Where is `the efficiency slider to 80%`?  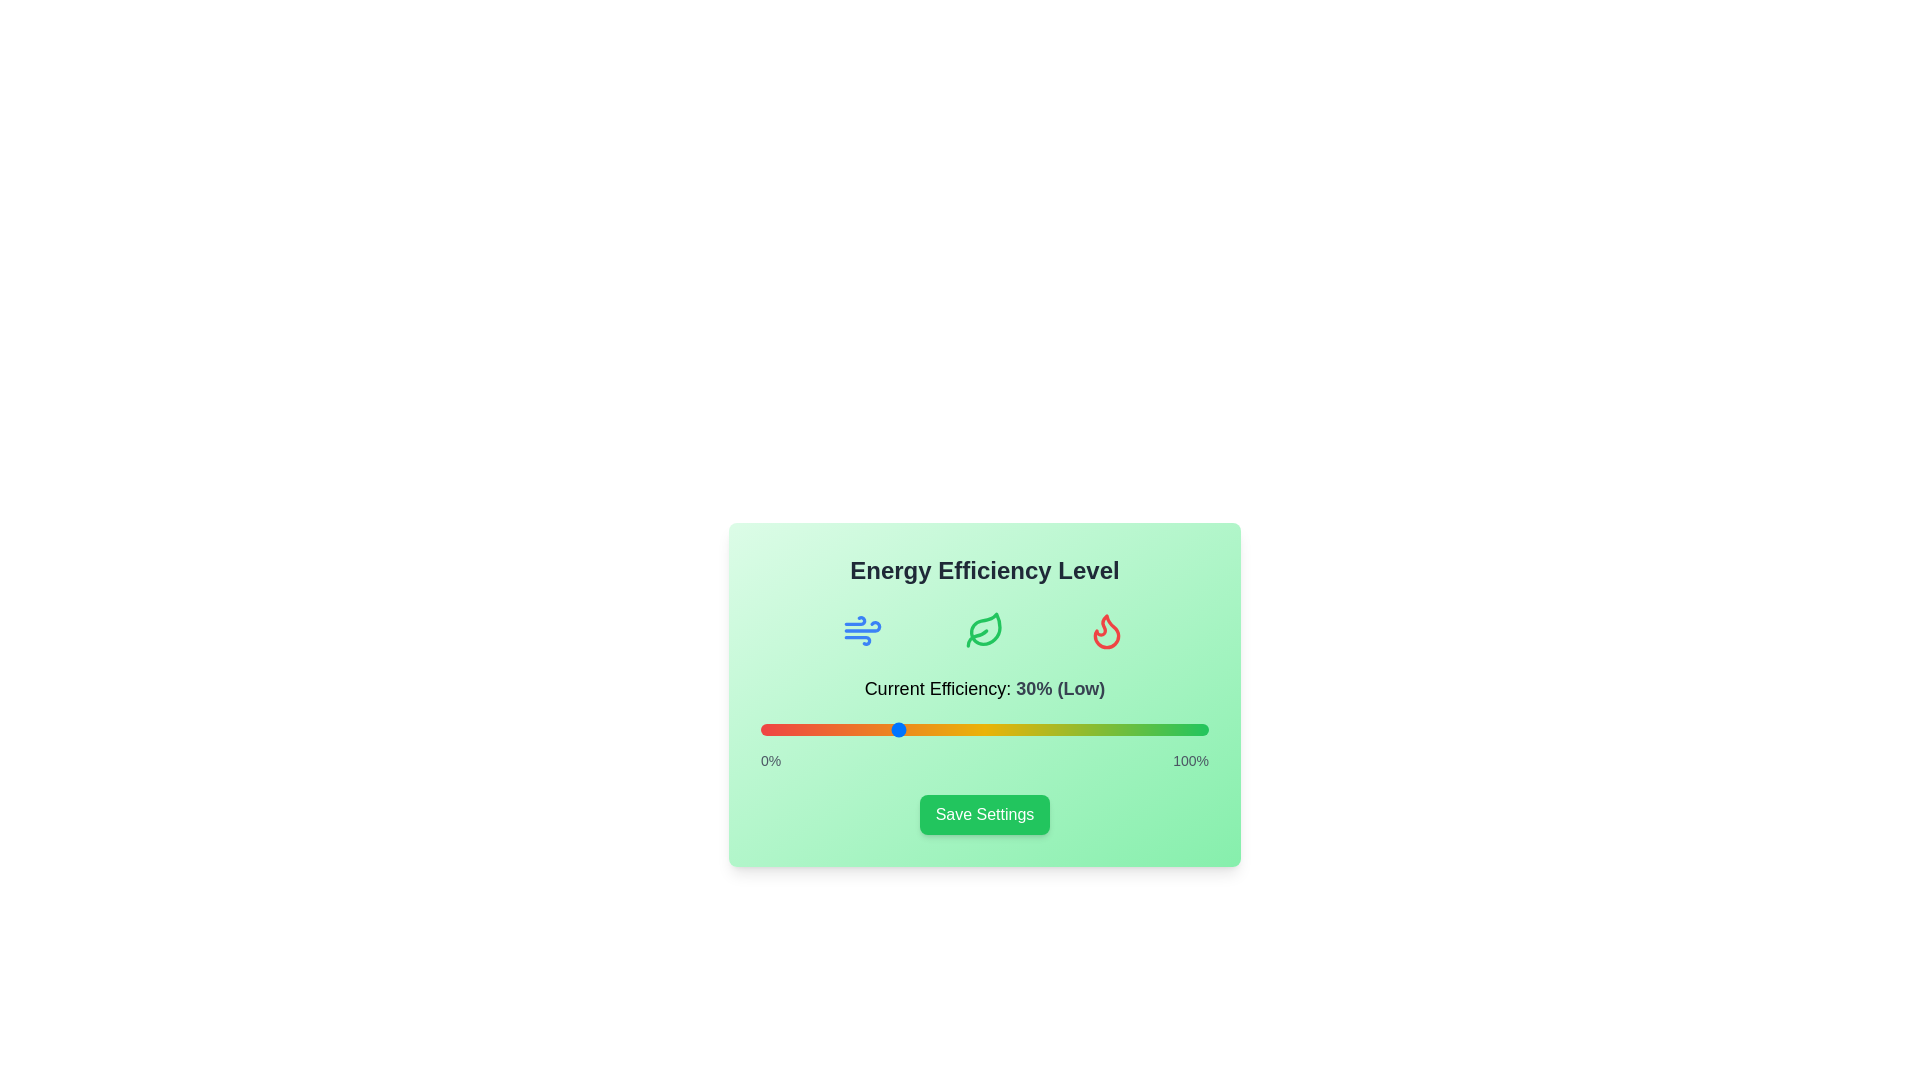
the efficiency slider to 80% is located at coordinates (1118, 729).